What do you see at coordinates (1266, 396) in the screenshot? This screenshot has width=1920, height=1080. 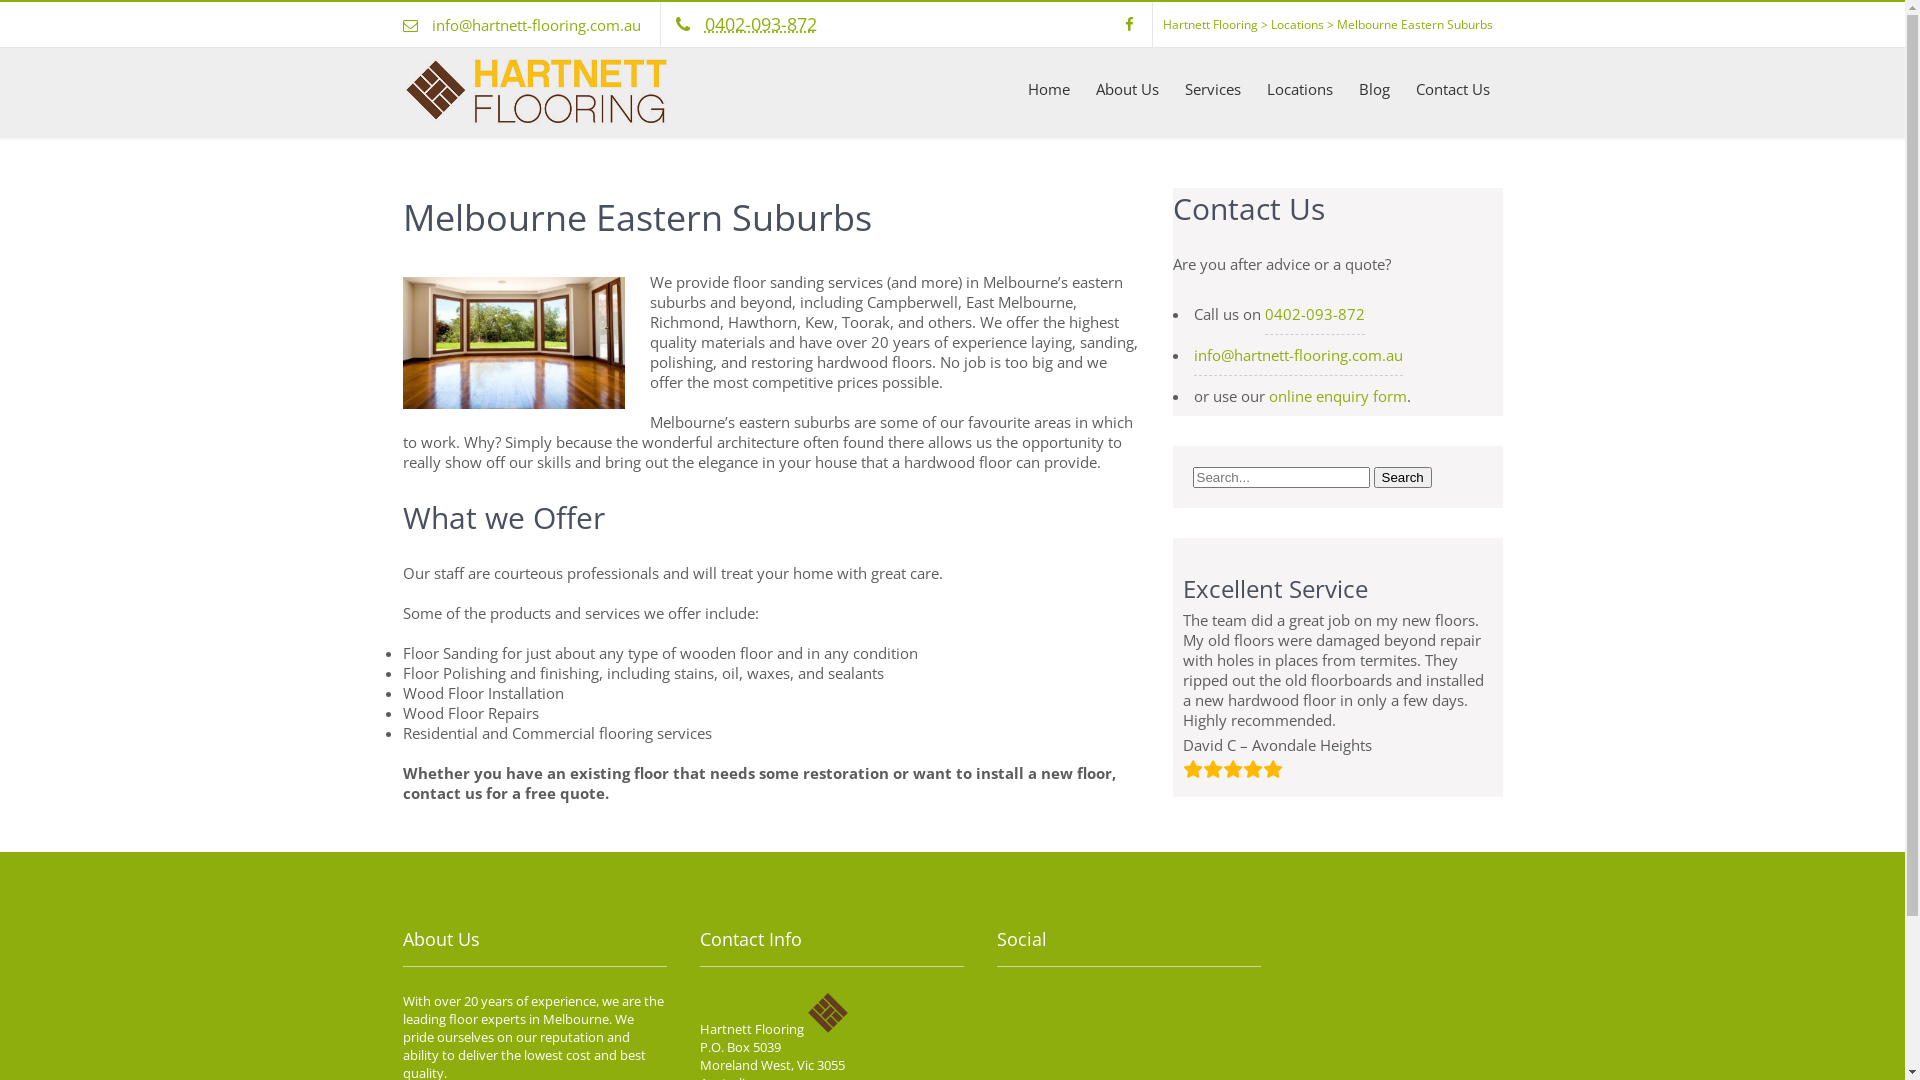 I see `'online enquiry form'` at bounding box center [1266, 396].